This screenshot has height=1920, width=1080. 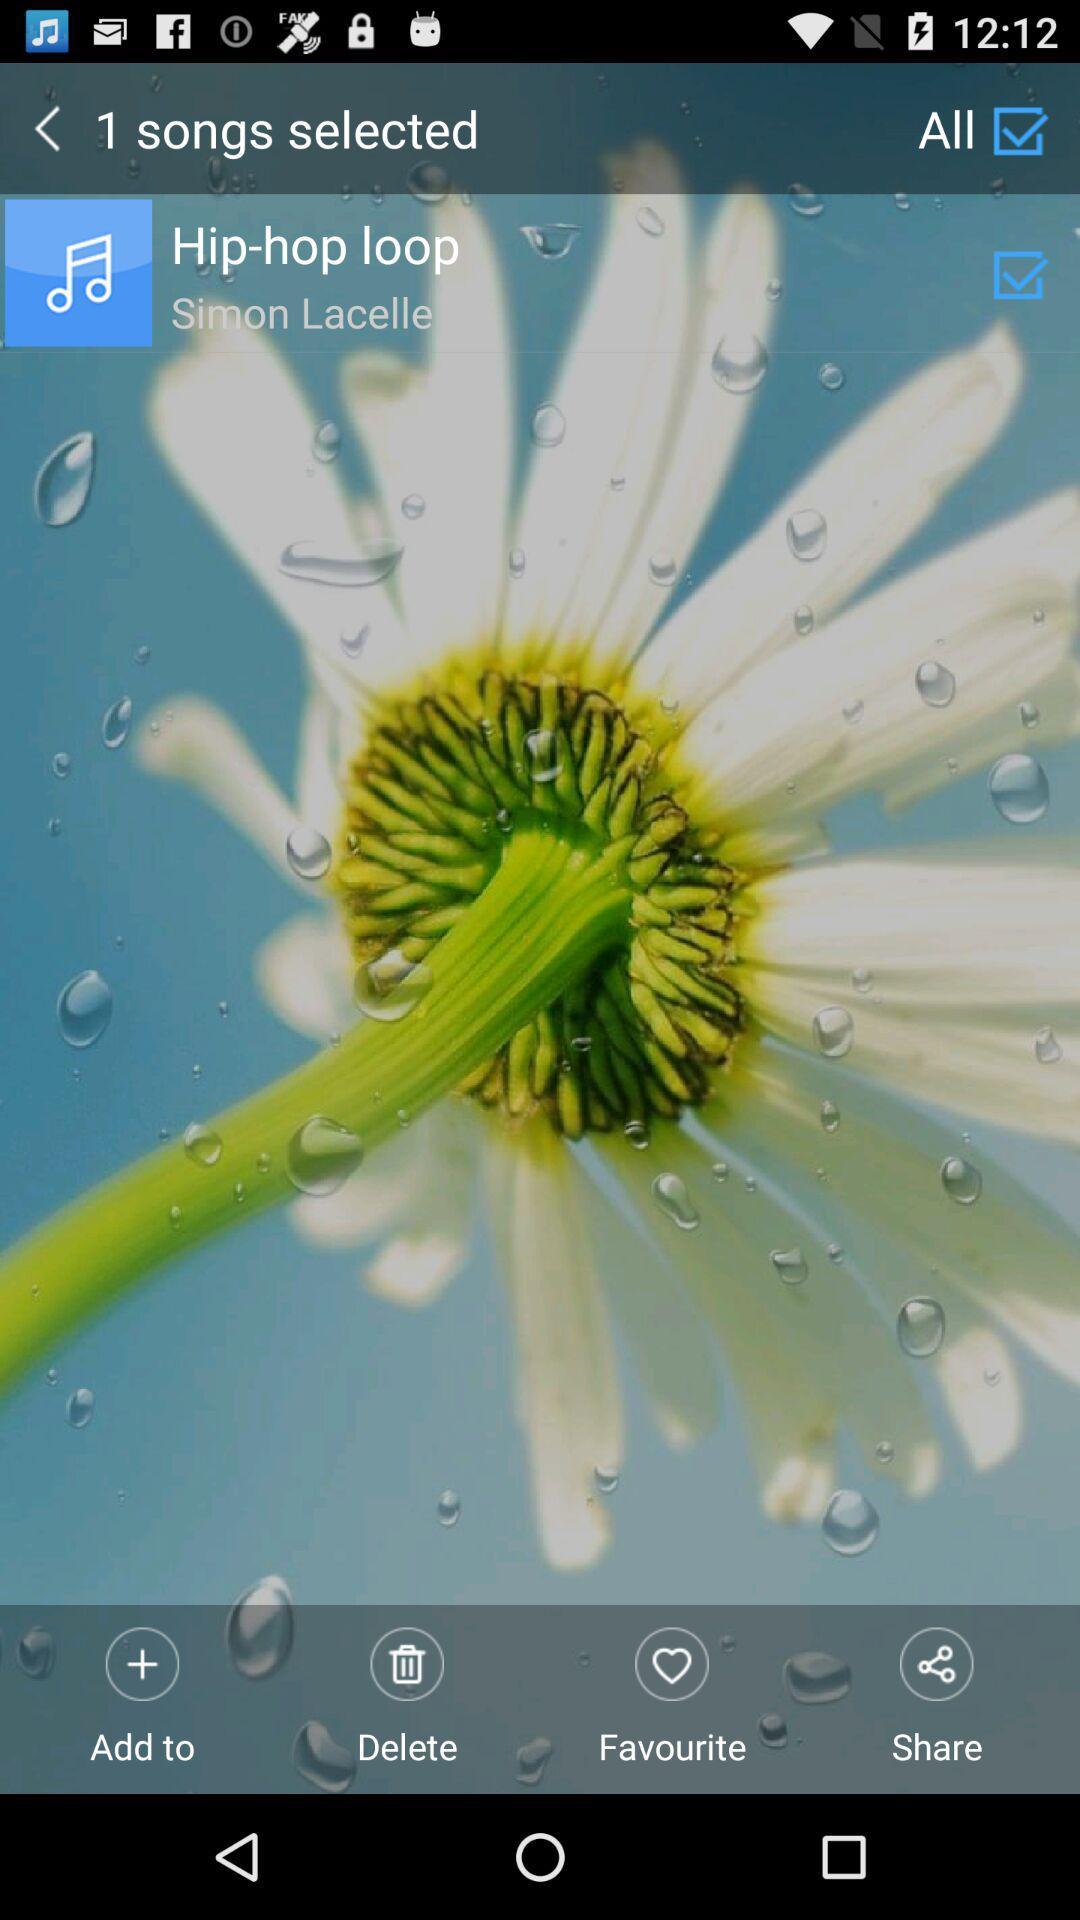 I want to click on simon lacelle item, so click(x=581, y=308).